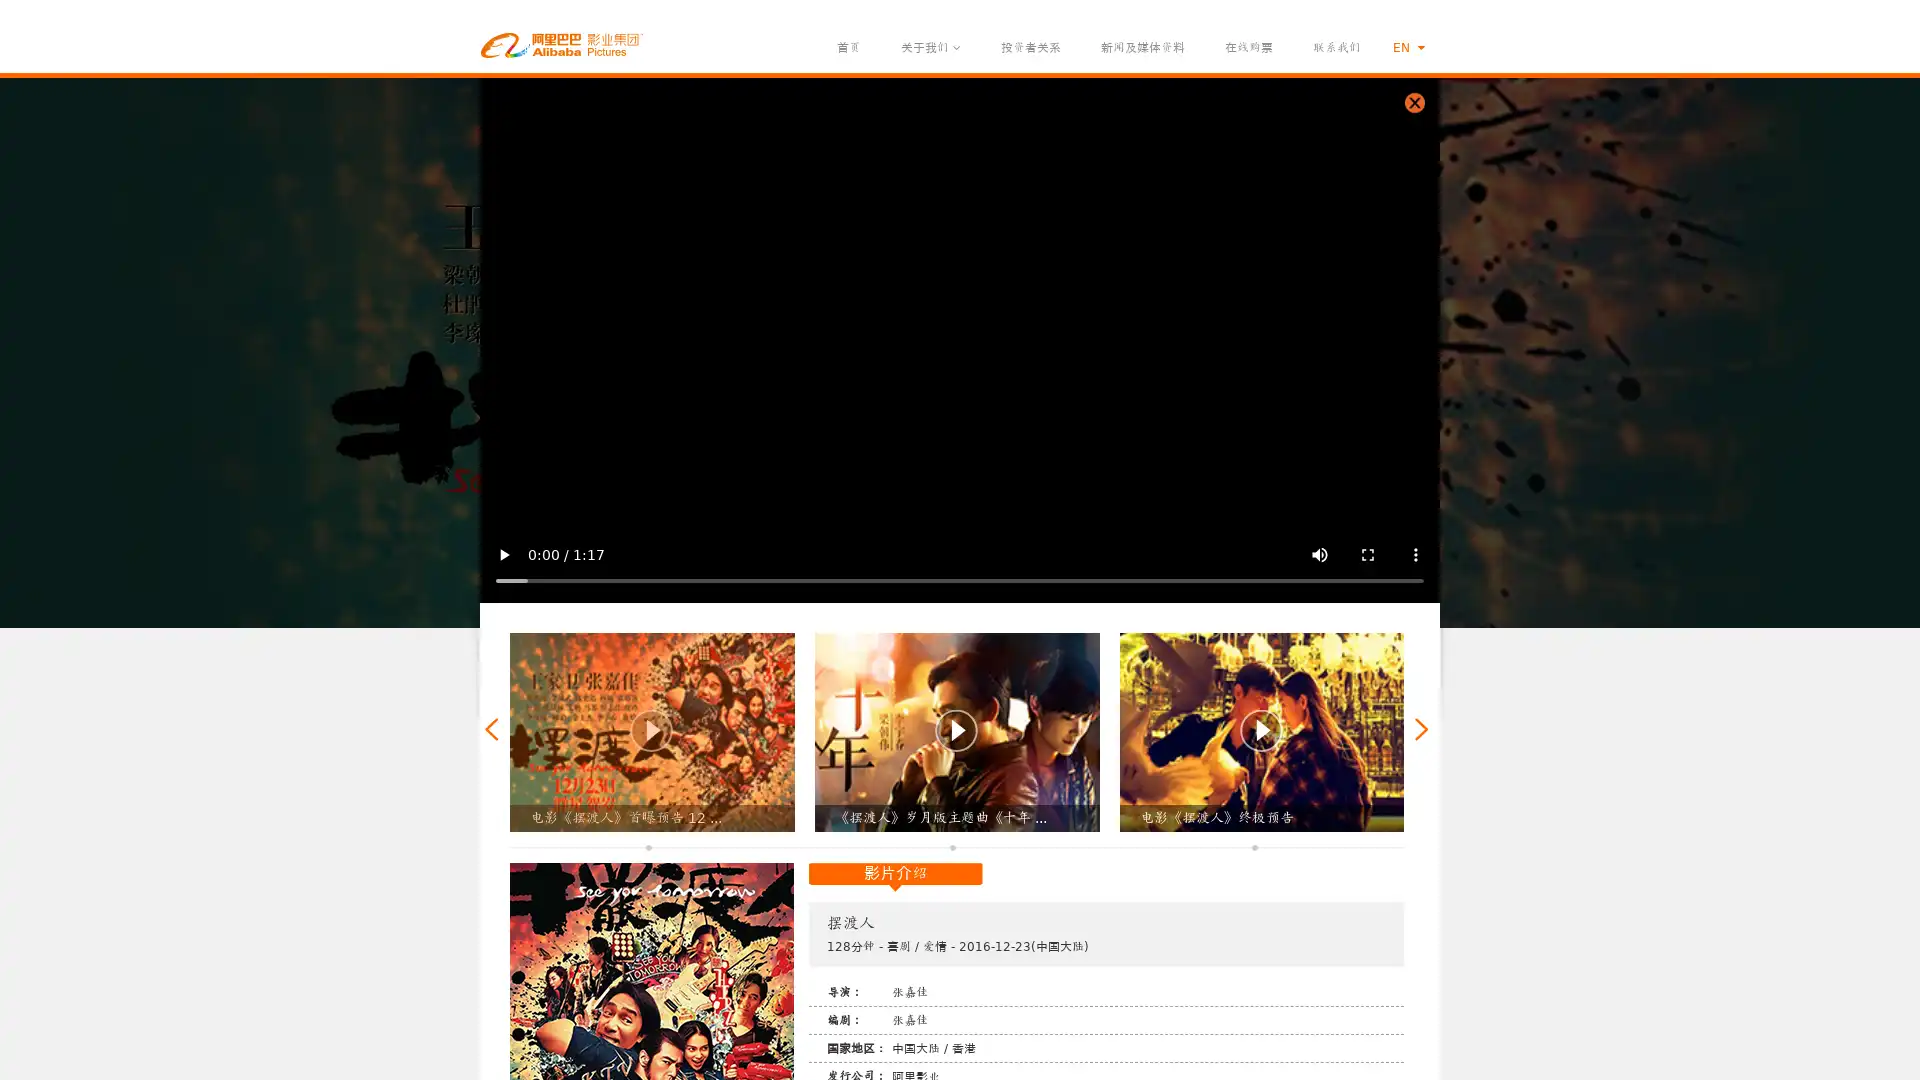 The width and height of the screenshot is (1920, 1080). What do you see at coordinates (1367, 555) in the screenshot?
I see `enter full screen` at bounding box center [1367, 555].